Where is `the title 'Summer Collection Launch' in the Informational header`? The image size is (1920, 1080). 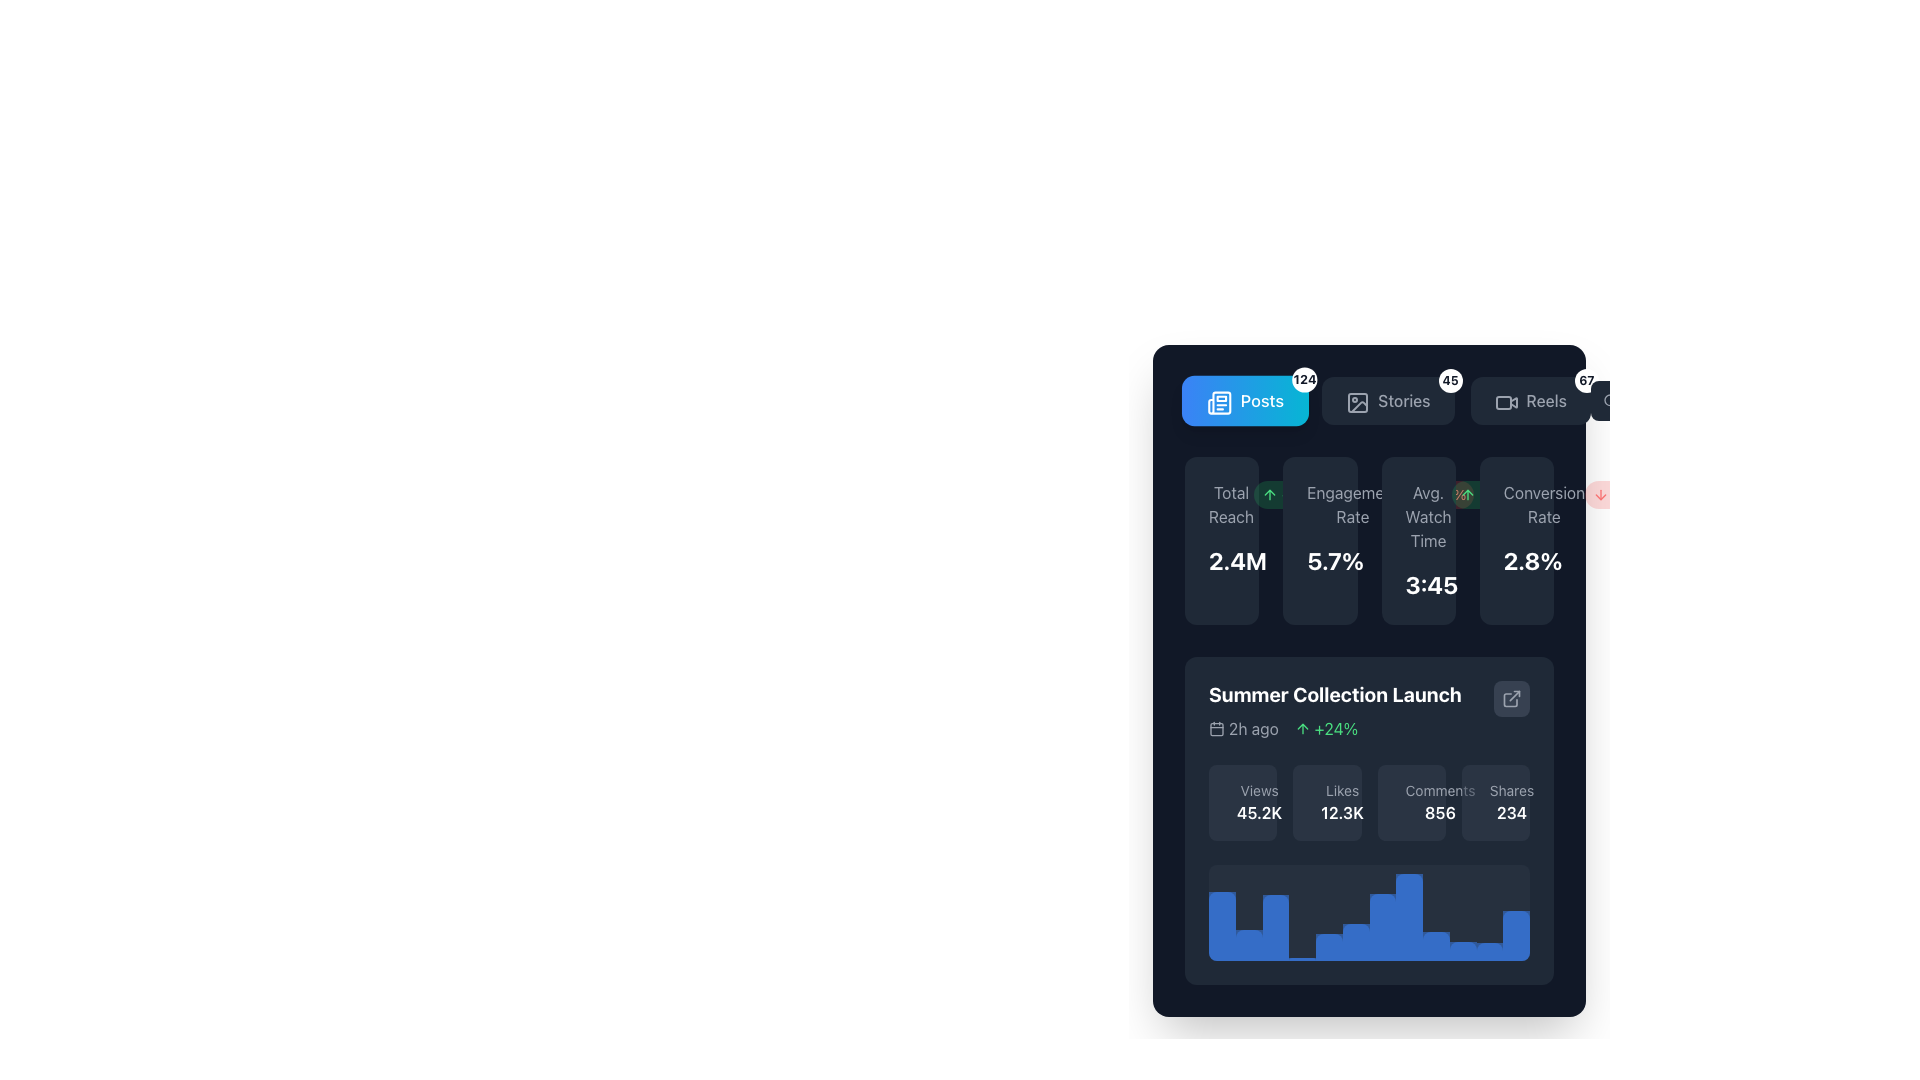 the title 'Summer Collection Launch' in the Informational header is located at coordinates (1368, 709).